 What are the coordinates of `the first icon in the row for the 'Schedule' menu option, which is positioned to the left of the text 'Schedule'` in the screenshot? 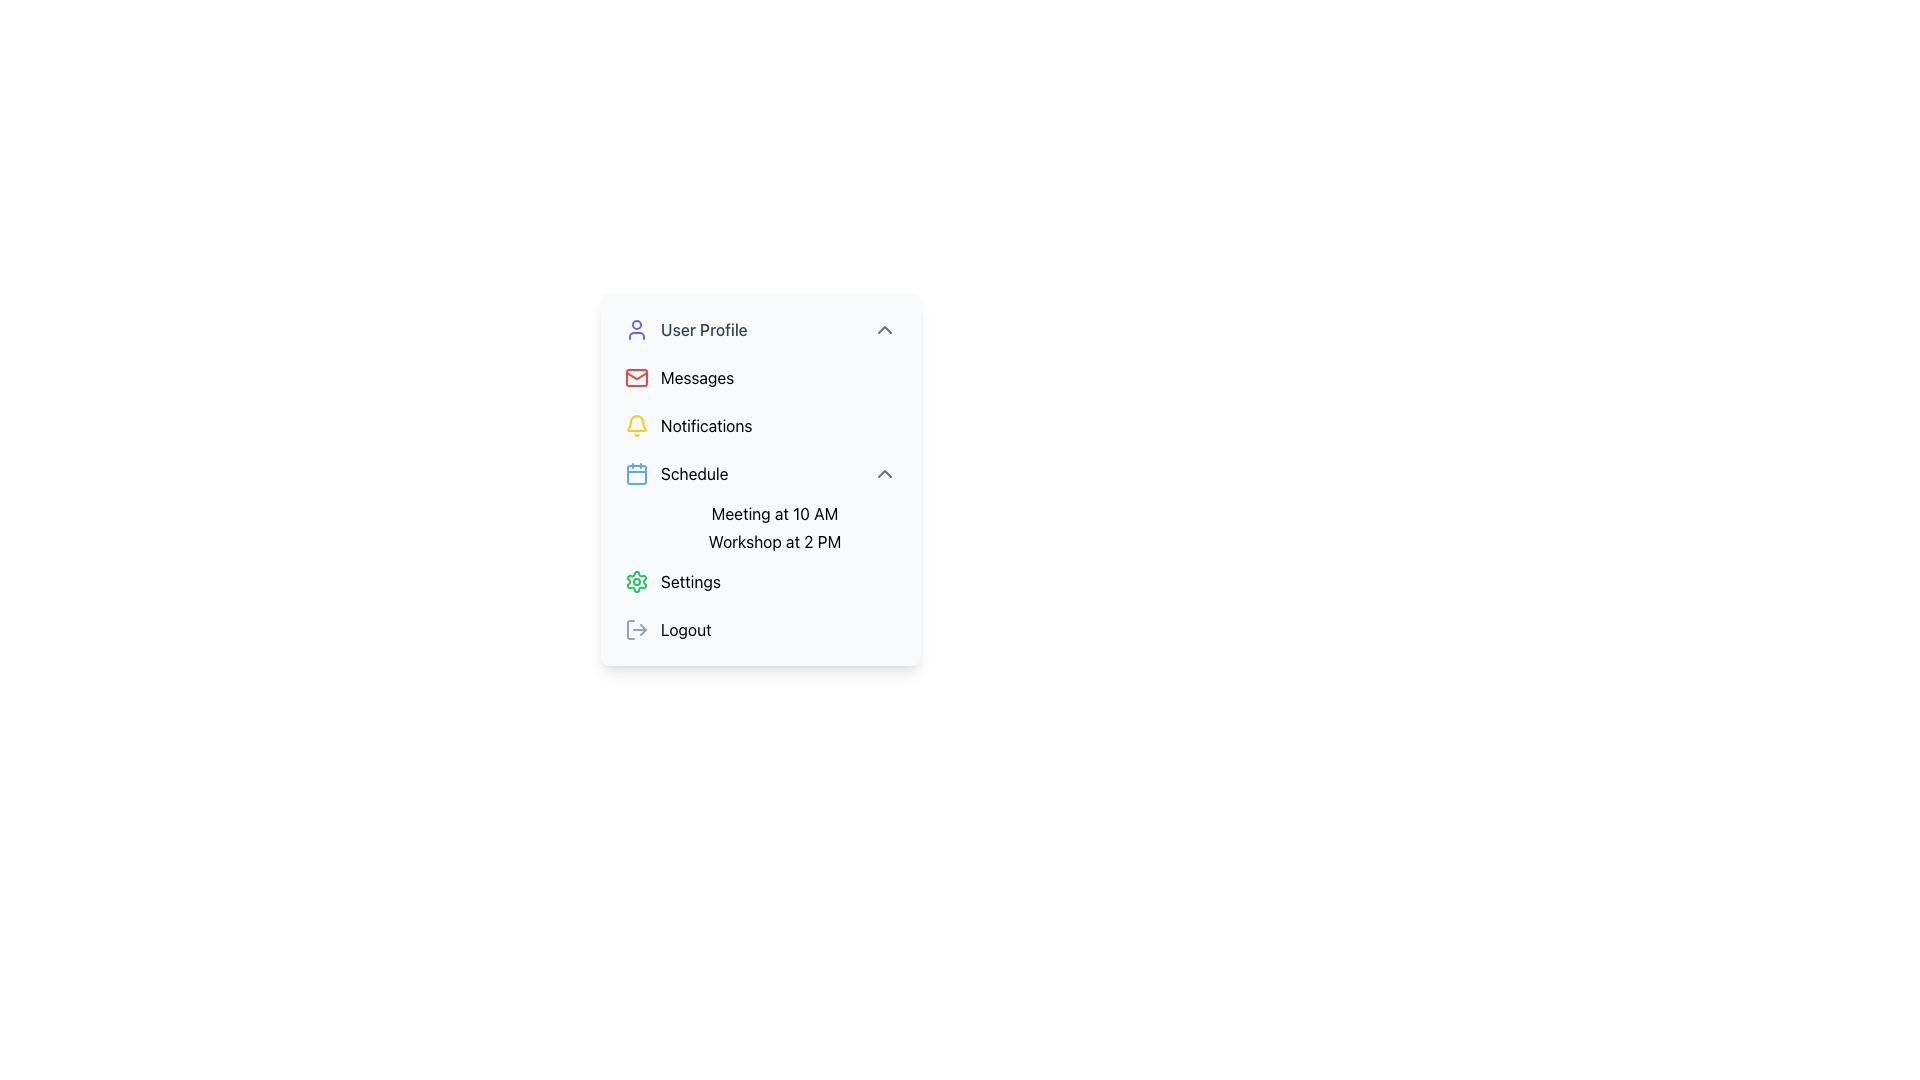 It's located at (636, 474).